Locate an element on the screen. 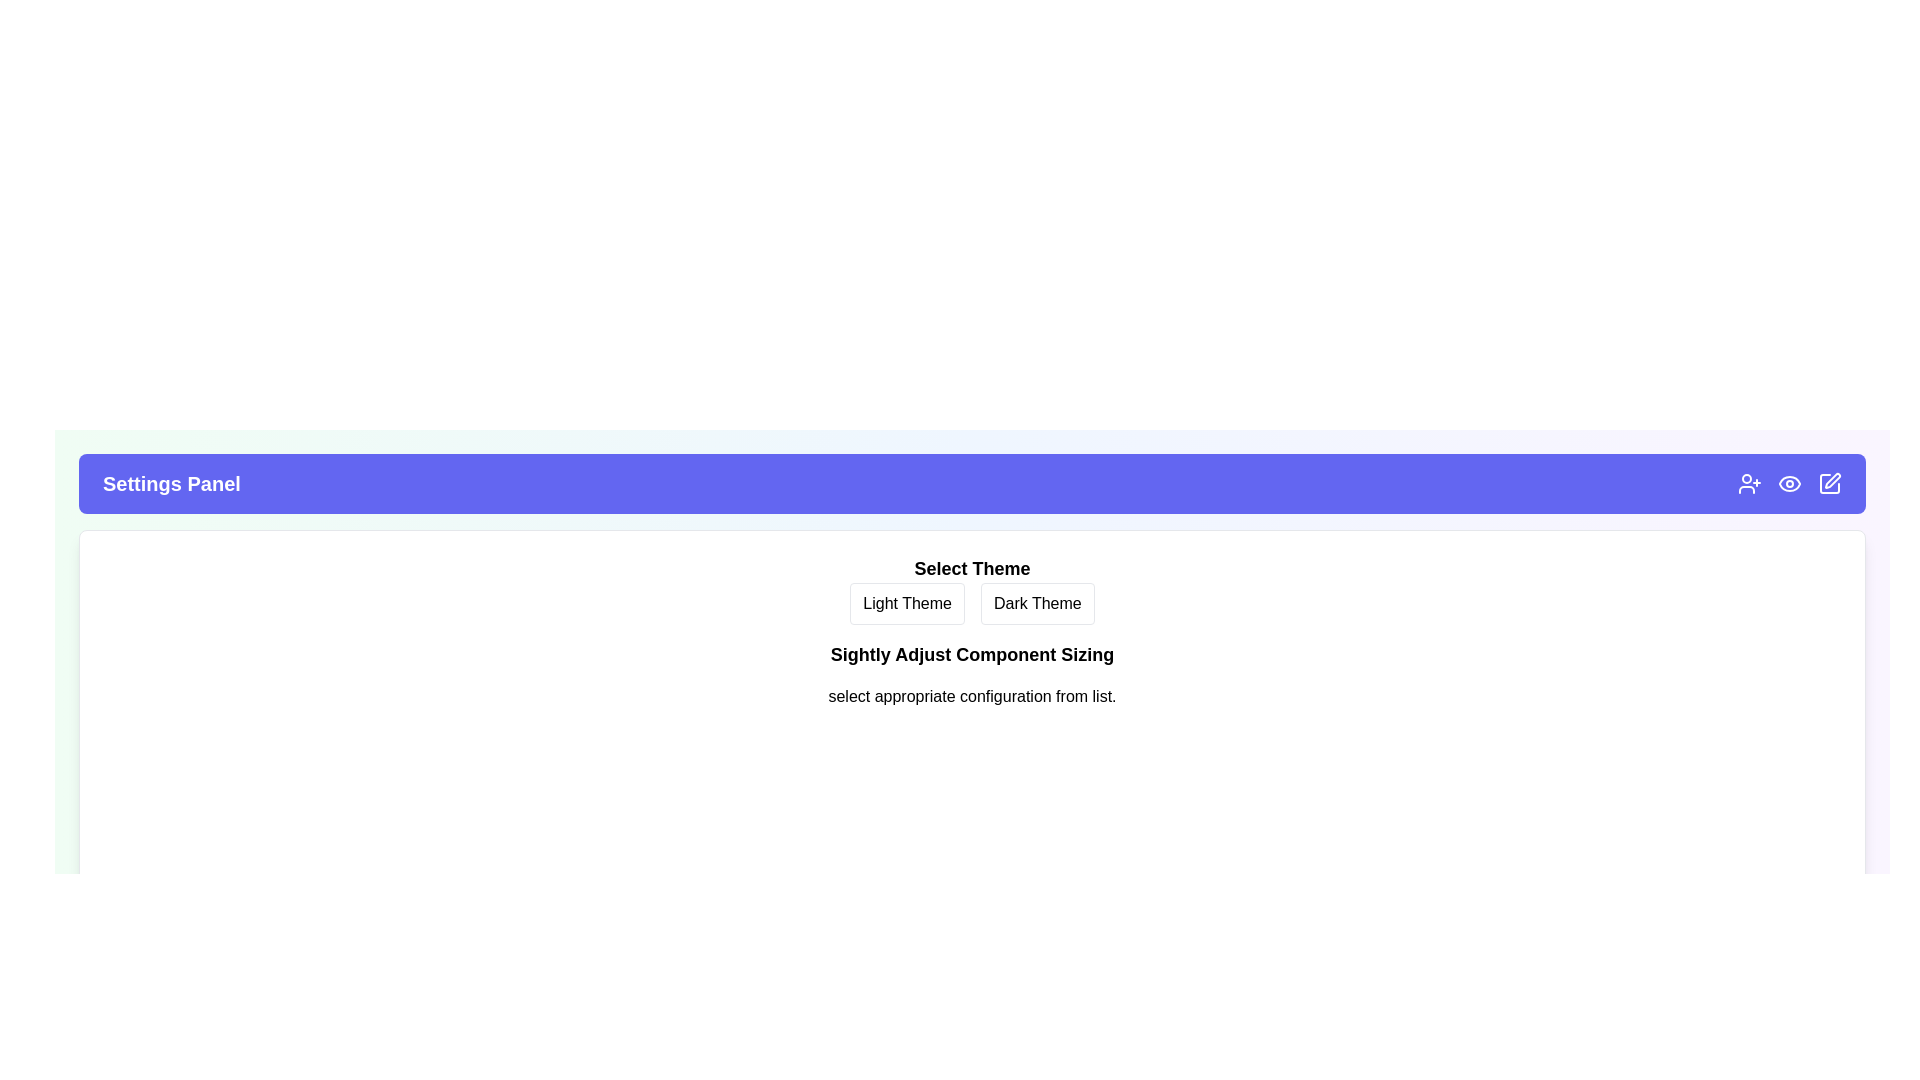 The image size is (1920, 1080). text label that says 'select appropriate configuration from list.' which is positioned directly below the text 'Sightly Adjust Component Sizing.' is located at coordinates (972, 696).